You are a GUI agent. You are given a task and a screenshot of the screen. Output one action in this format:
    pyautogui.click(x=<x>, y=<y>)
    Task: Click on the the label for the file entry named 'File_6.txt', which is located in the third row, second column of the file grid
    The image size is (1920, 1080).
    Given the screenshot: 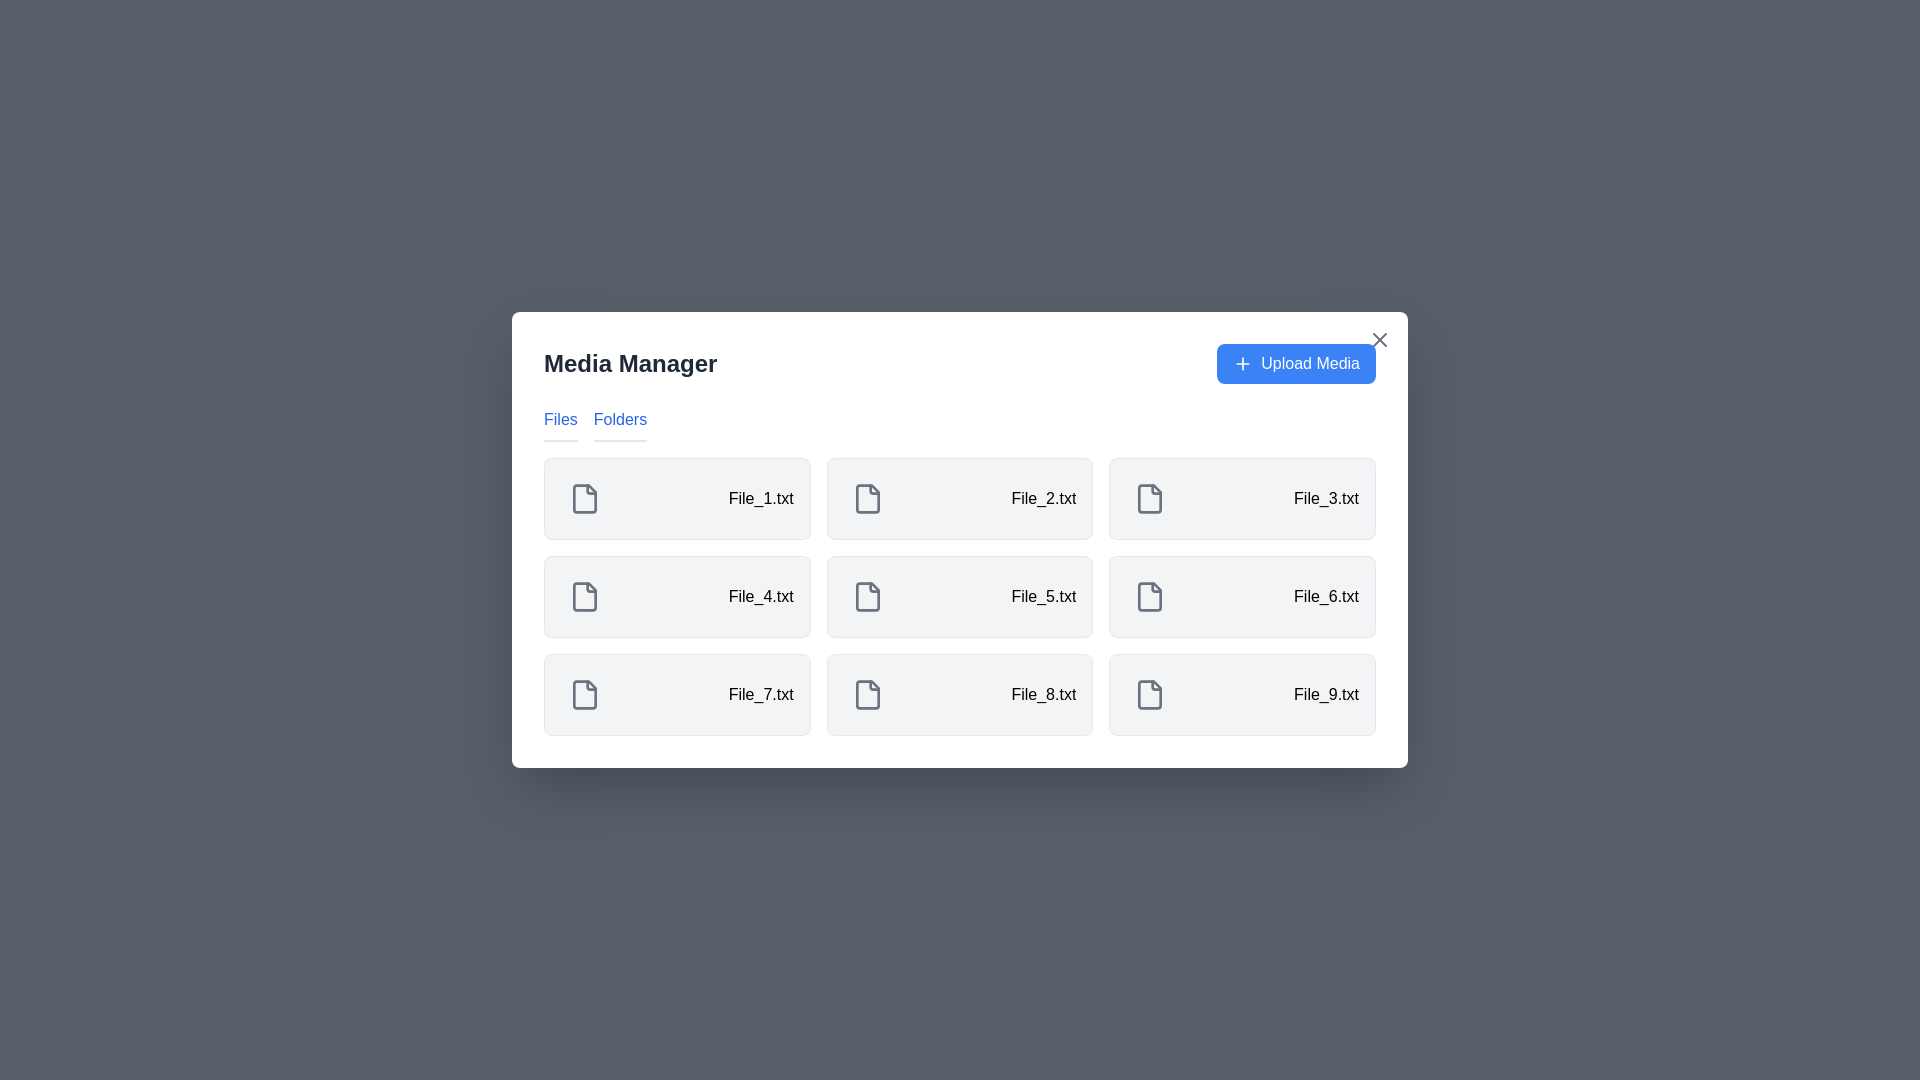 What is the action you would take?
    pyautogui.click(x=1326, y=596)
    